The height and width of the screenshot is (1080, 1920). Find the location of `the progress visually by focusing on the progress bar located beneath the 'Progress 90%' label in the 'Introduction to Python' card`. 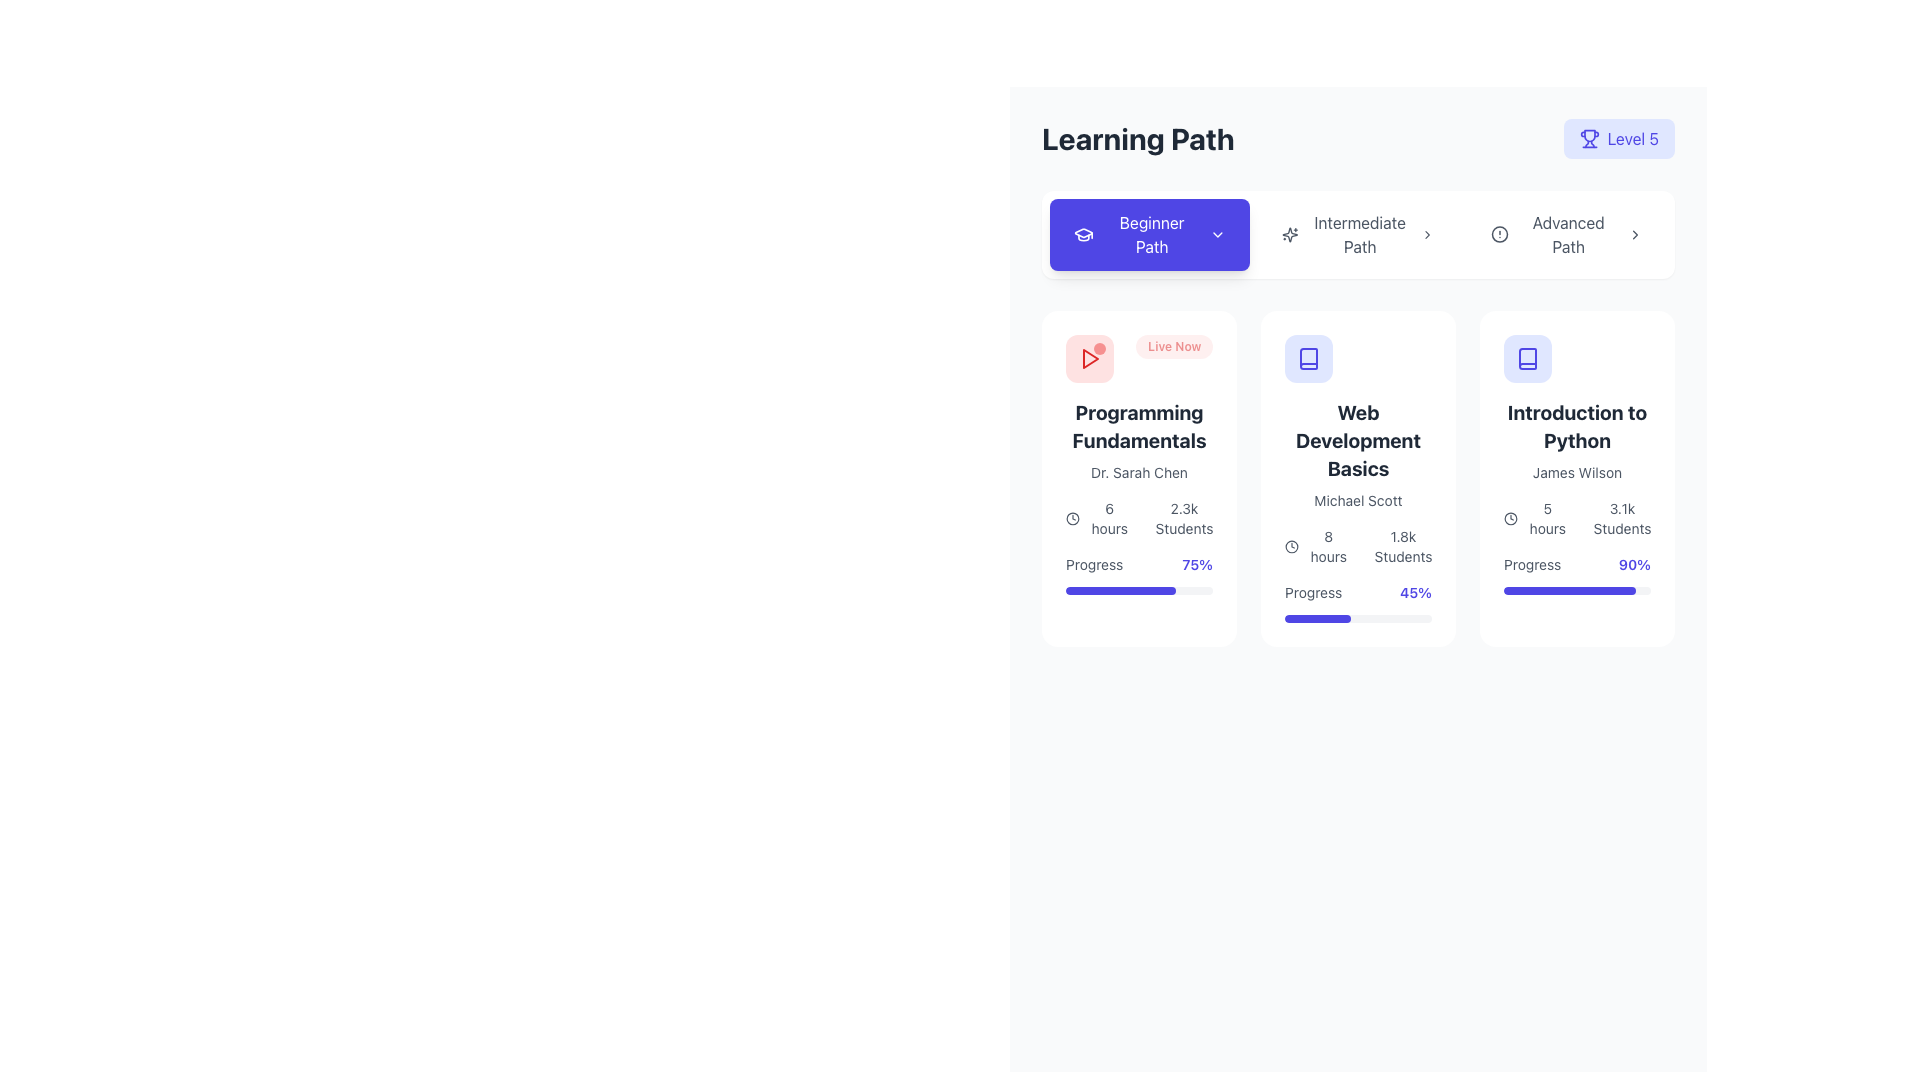

the progress visually by focusing on the progress bar located beneath the 'Progress 90%' label in the 'Introduction to Python' card is located at coordinates (1569, 589).